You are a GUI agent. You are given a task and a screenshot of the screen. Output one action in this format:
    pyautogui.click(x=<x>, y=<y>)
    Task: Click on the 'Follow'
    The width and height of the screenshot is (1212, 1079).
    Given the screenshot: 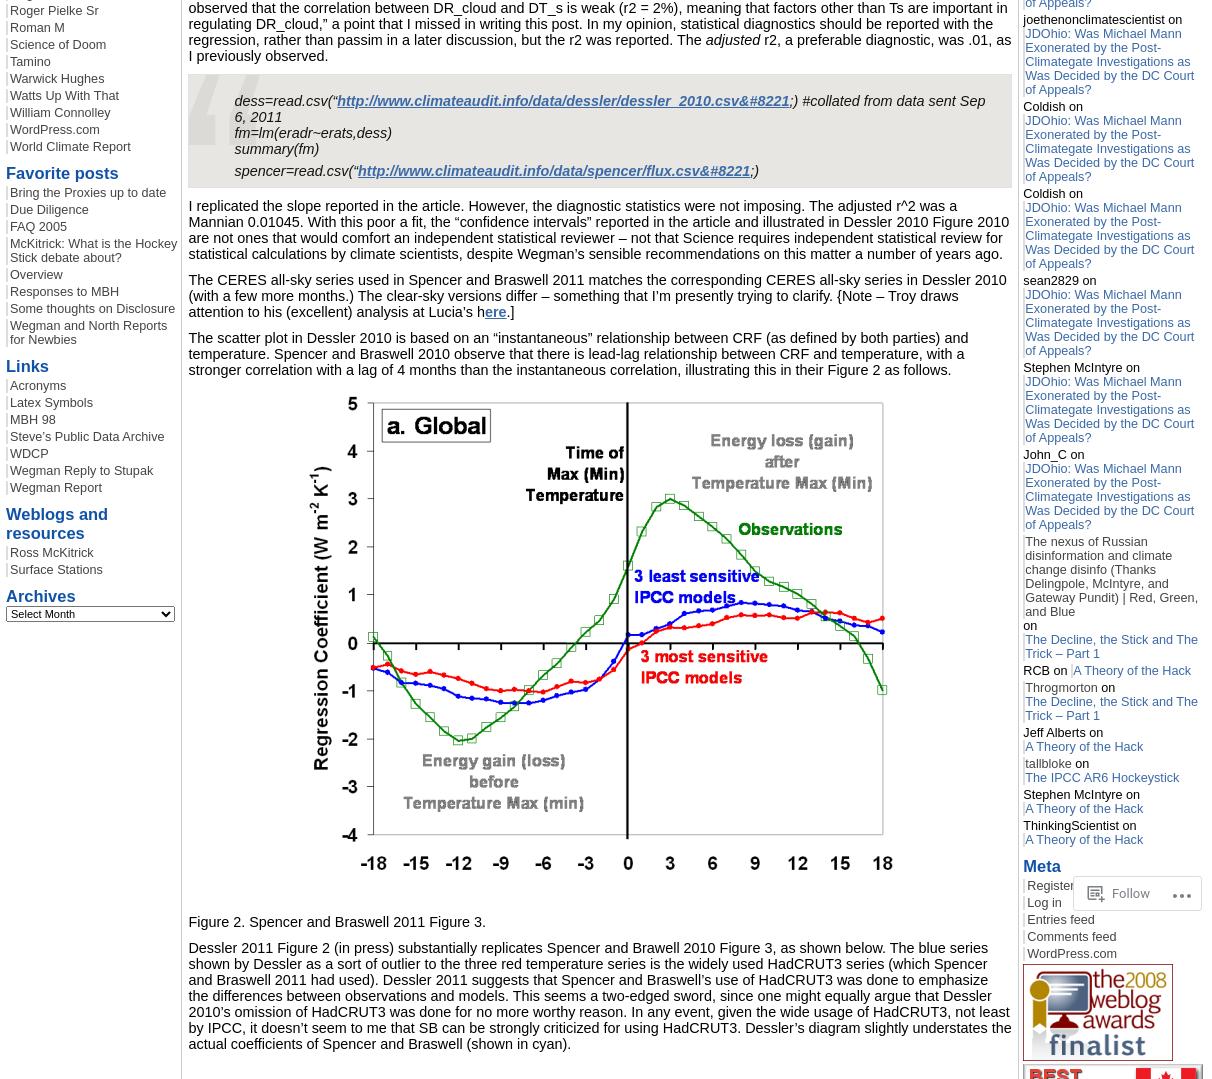 What is the action you would take?
    pyautogui.click(x=1130, y=892)
    